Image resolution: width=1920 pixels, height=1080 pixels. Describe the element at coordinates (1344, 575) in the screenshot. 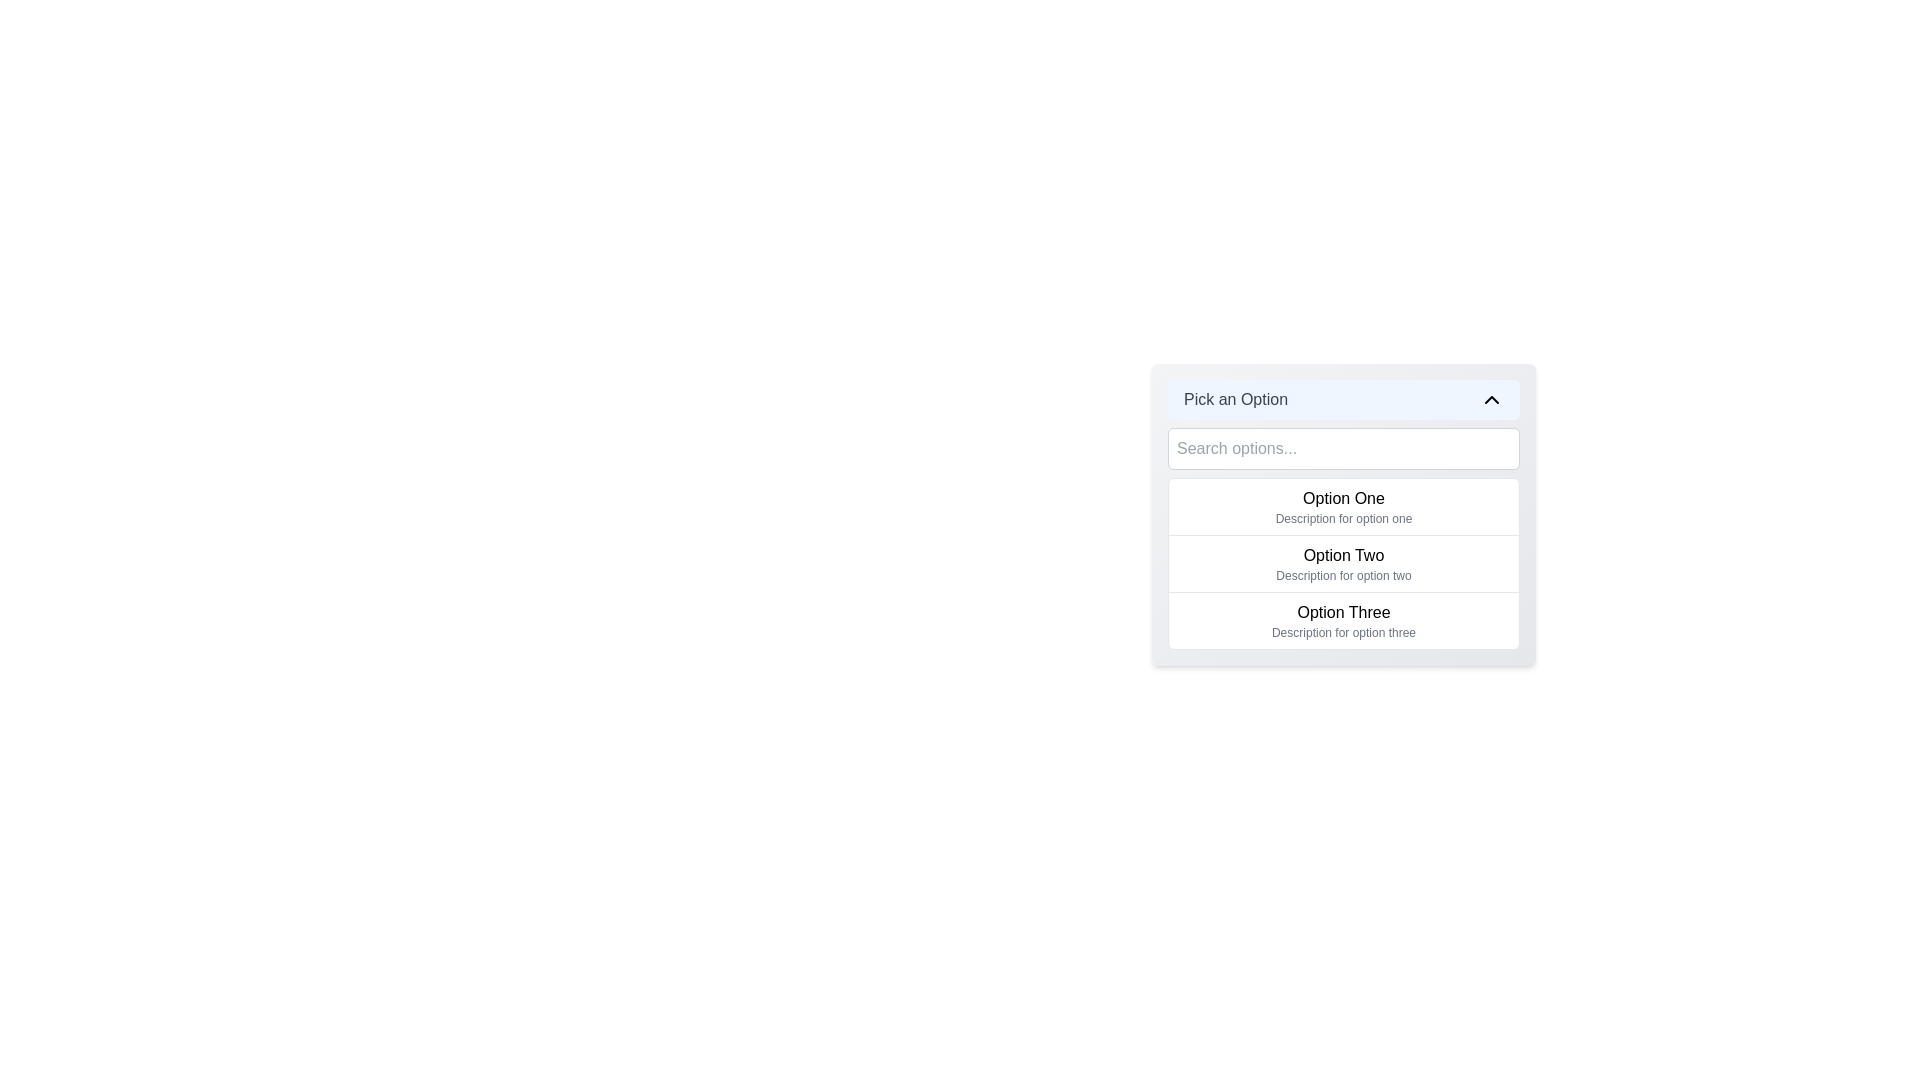

I see `the text display that reads 'Description for option two', which is styled in a small, gray font and positioned below 'Option Two' in the dropdown menu` at that location.